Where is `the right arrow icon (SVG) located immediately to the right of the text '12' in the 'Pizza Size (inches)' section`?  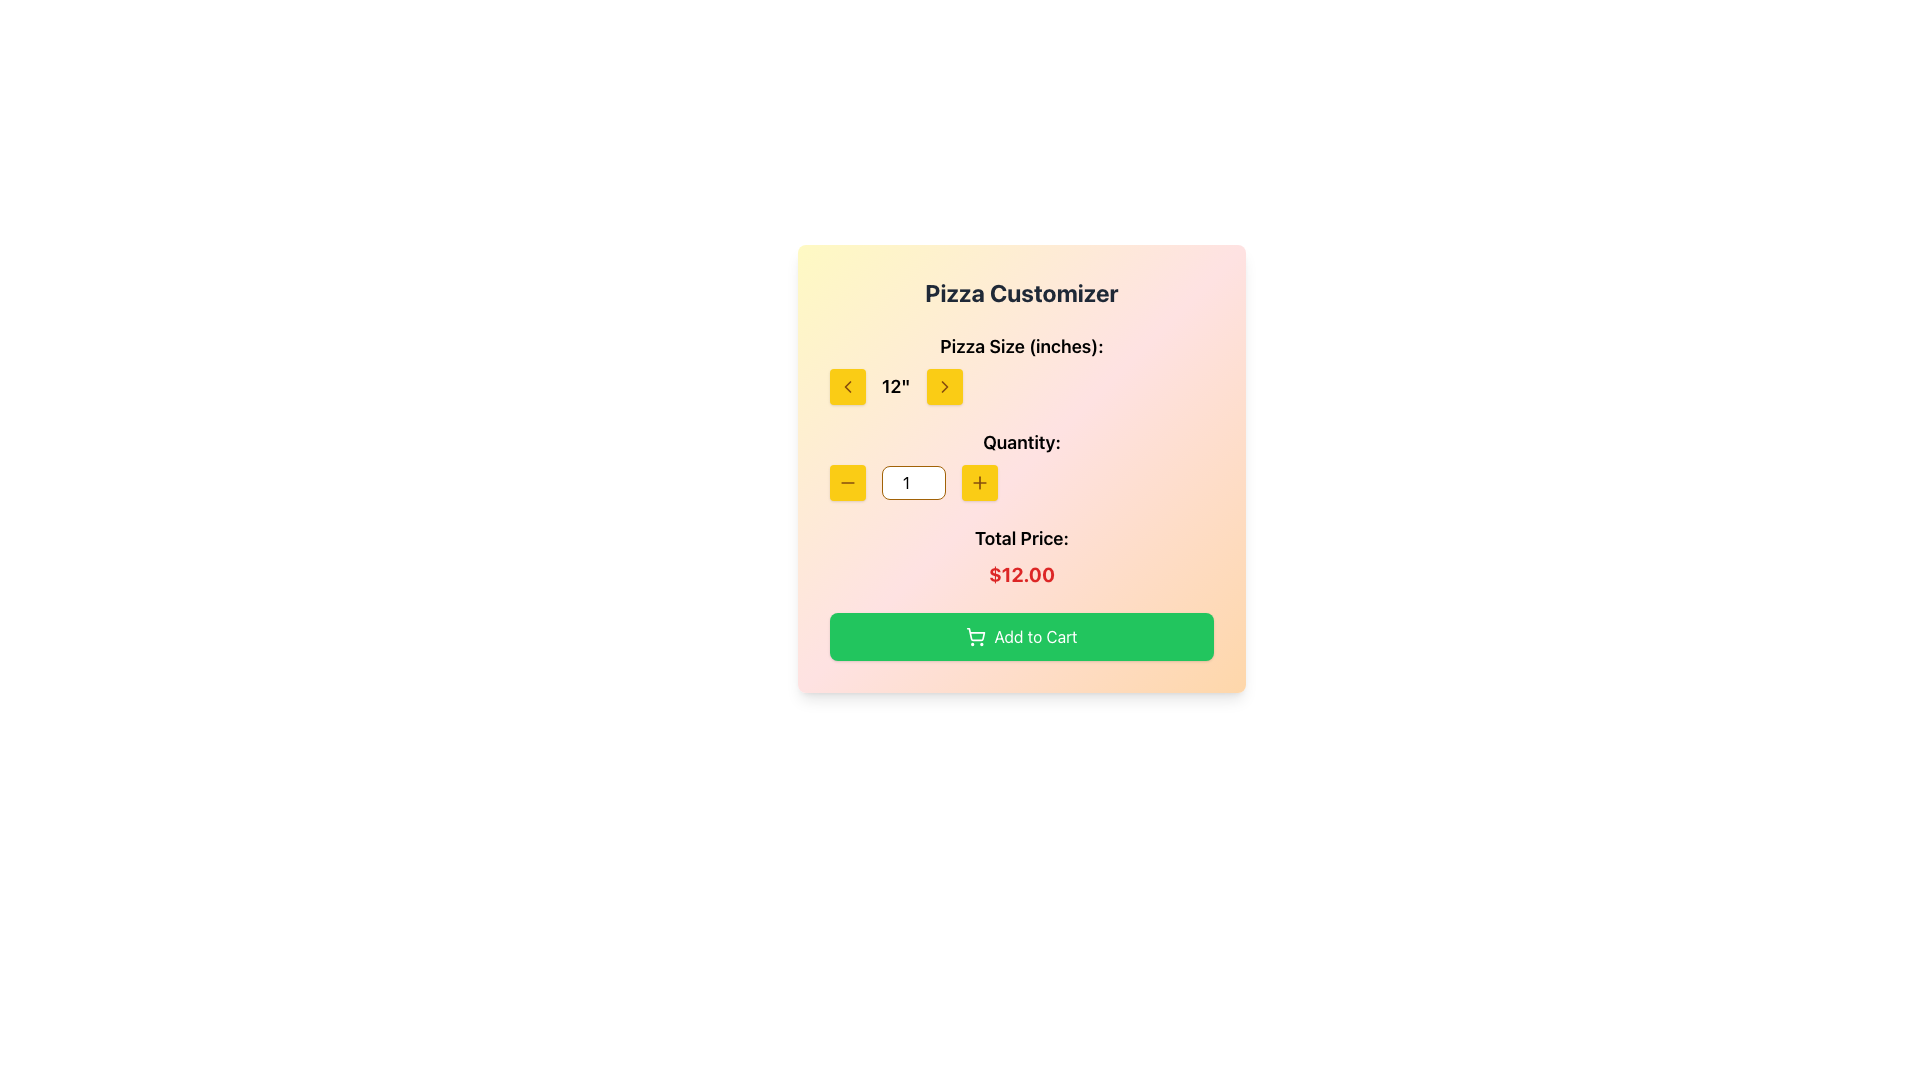
the right arrow icon (SVG) located immediately to the right of the text '12' in the 'Pizza Size (inches)' section is located at coordinates (943, 386).